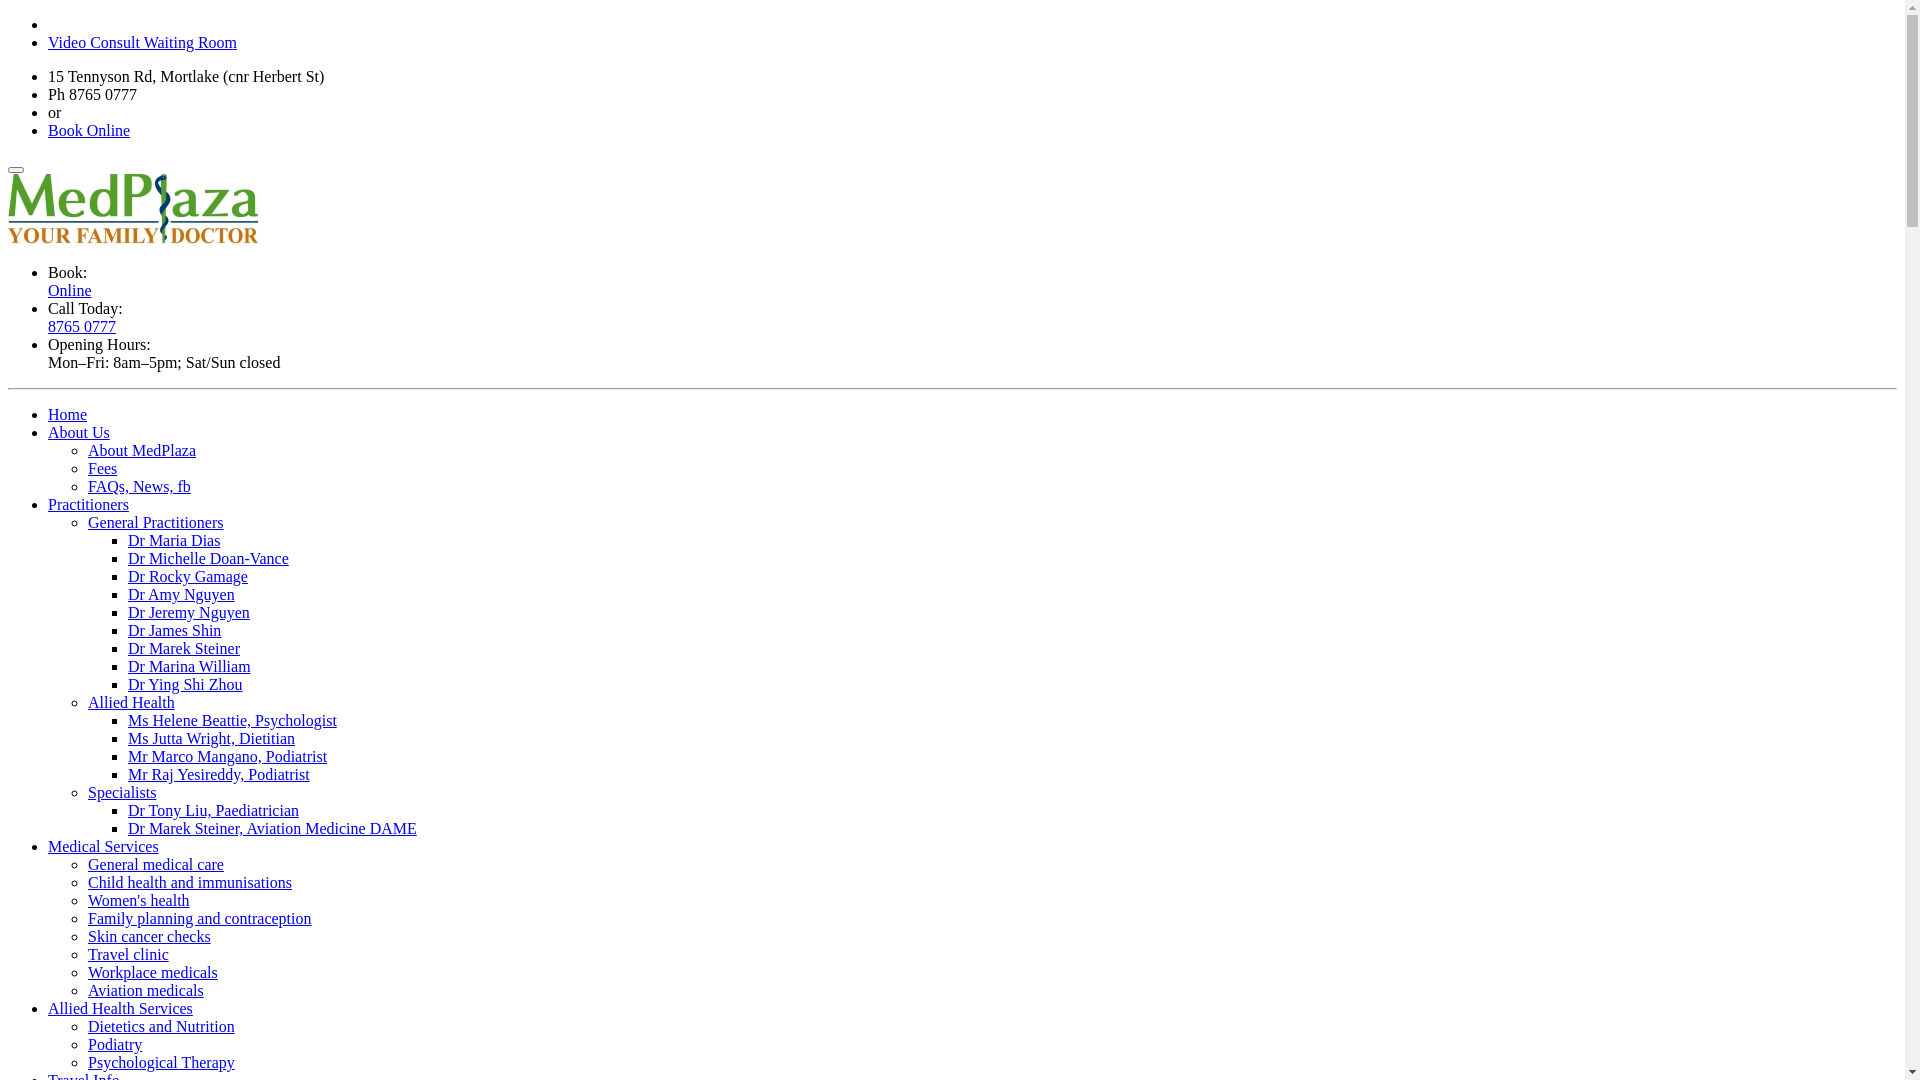 Image resolution: width=1920 pixels, height=1080 pixels. Describe the element at coordinates (86, 863) in the screenshot. I see `'General medical care'` at that location.